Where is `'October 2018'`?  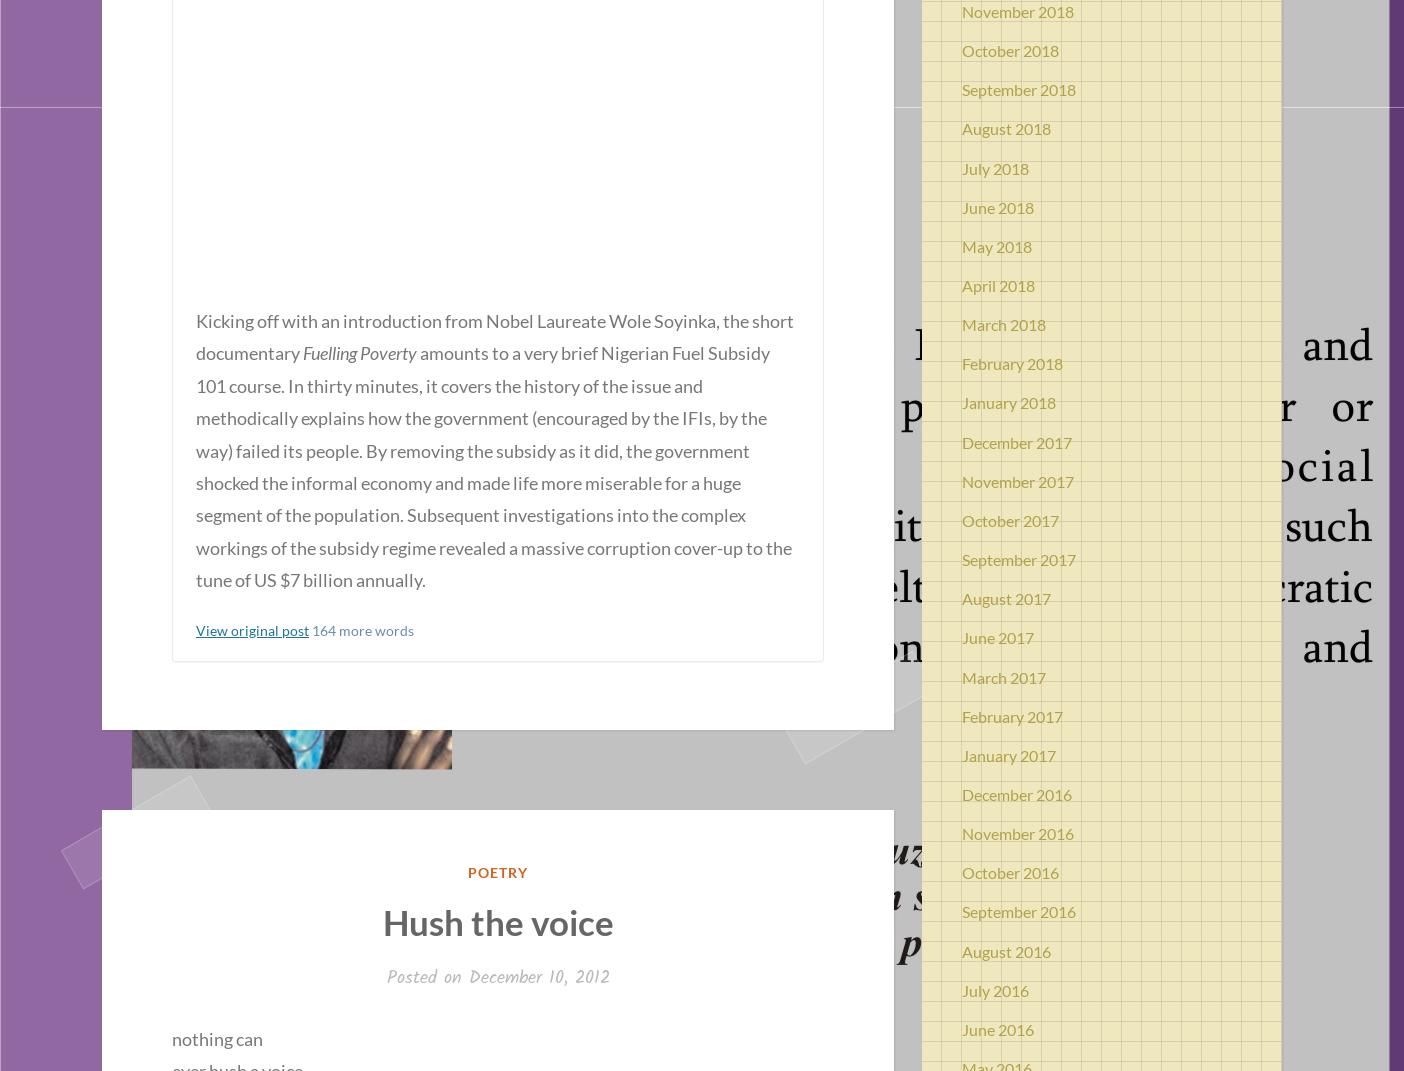 'October 2018' is located at coordinates (1010, 49).